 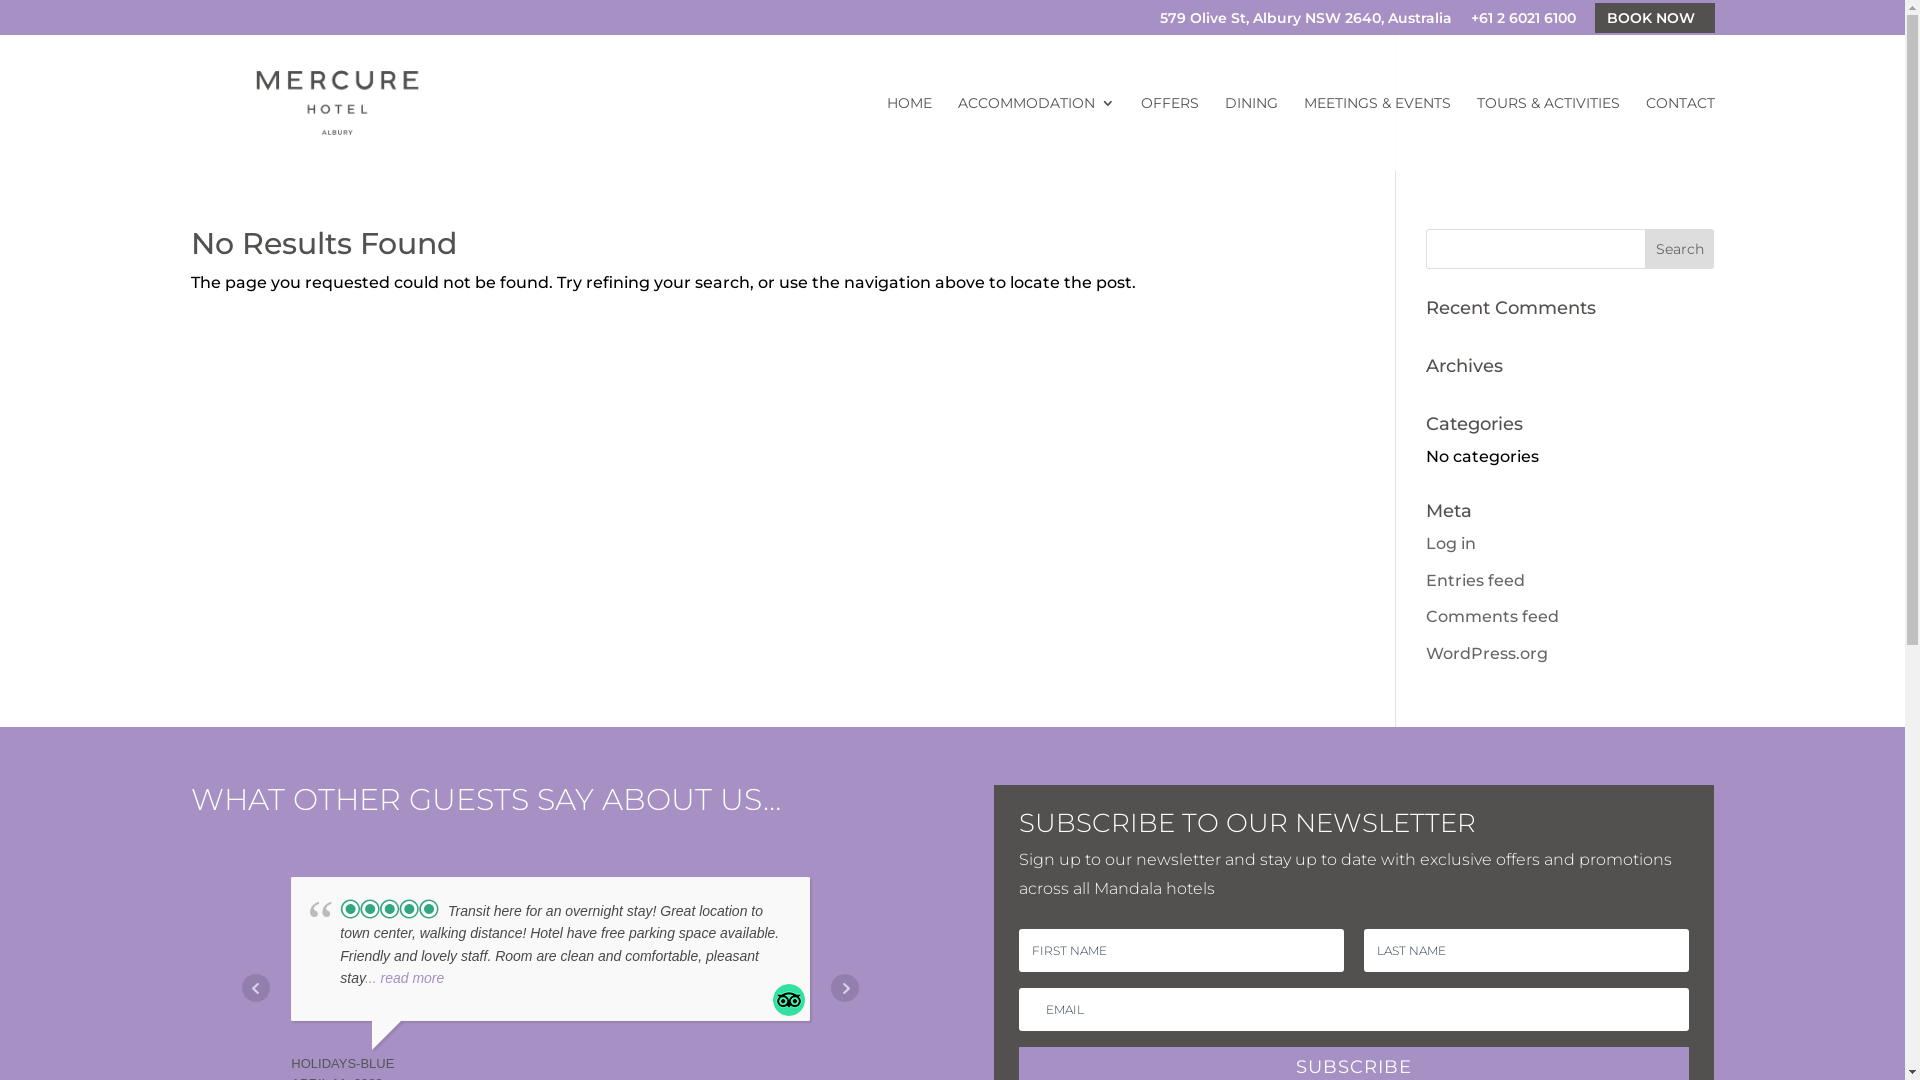 What do you see at coordinates (844, 986) in the screenshot?
I see `'Next'` at bounding box center [844, 986].